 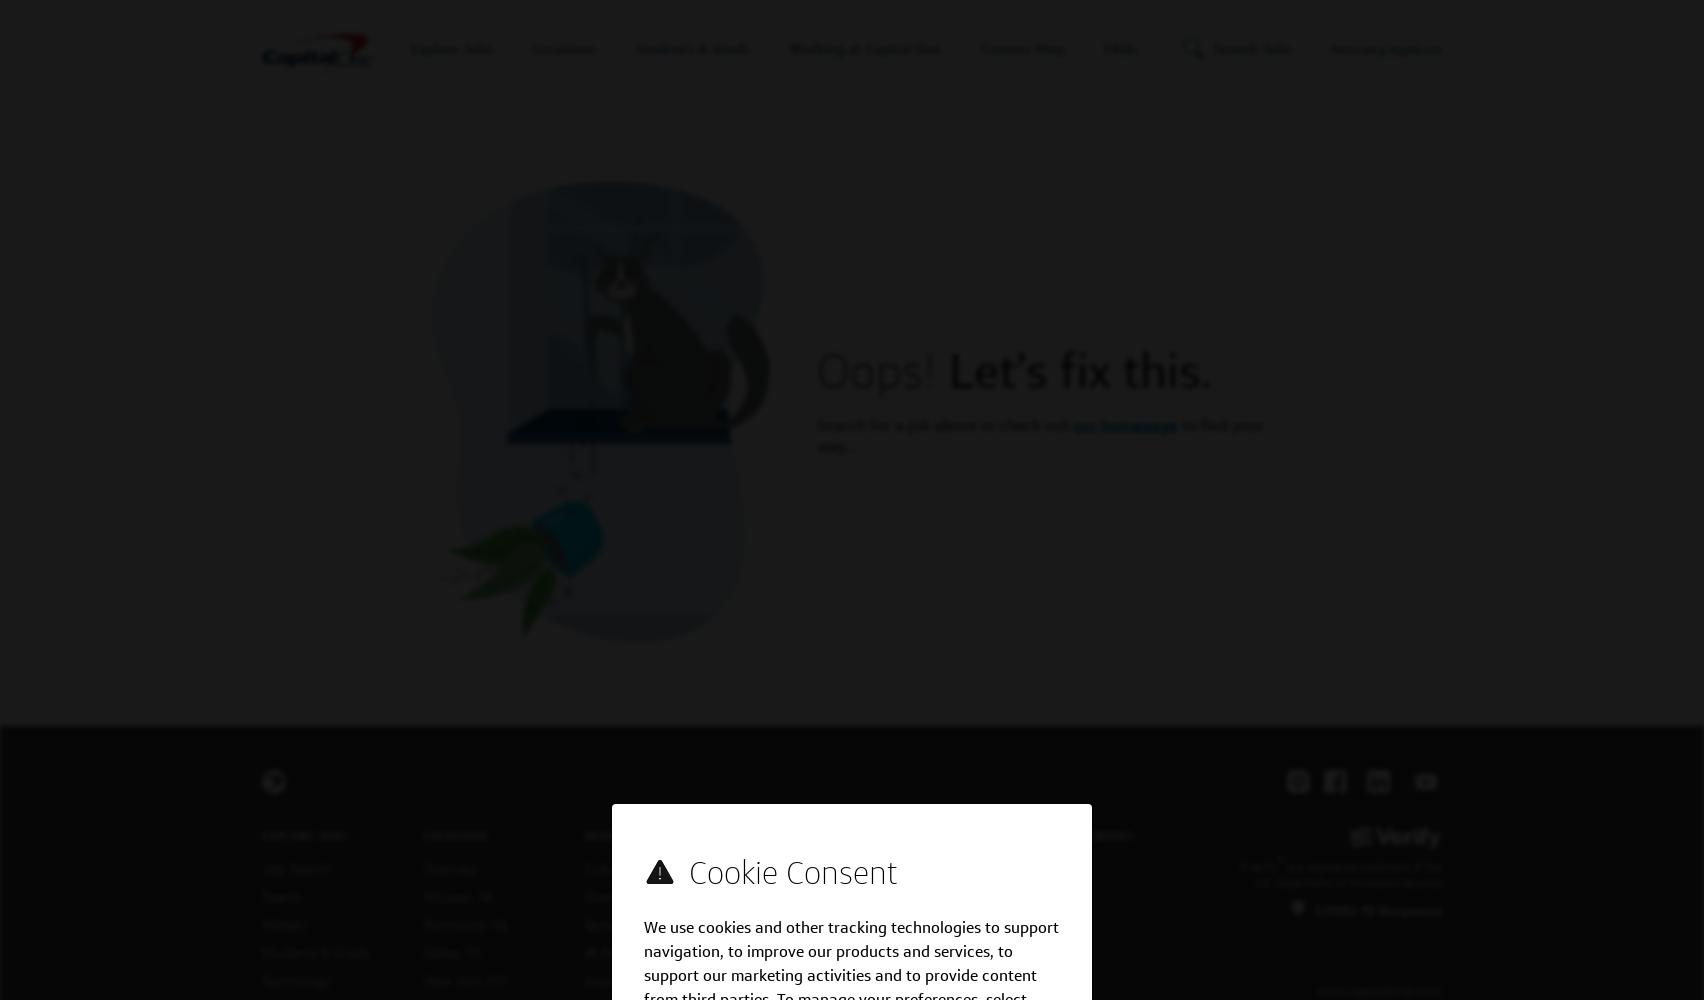 I want to click on 'Teams', so click(x=279, y=896).